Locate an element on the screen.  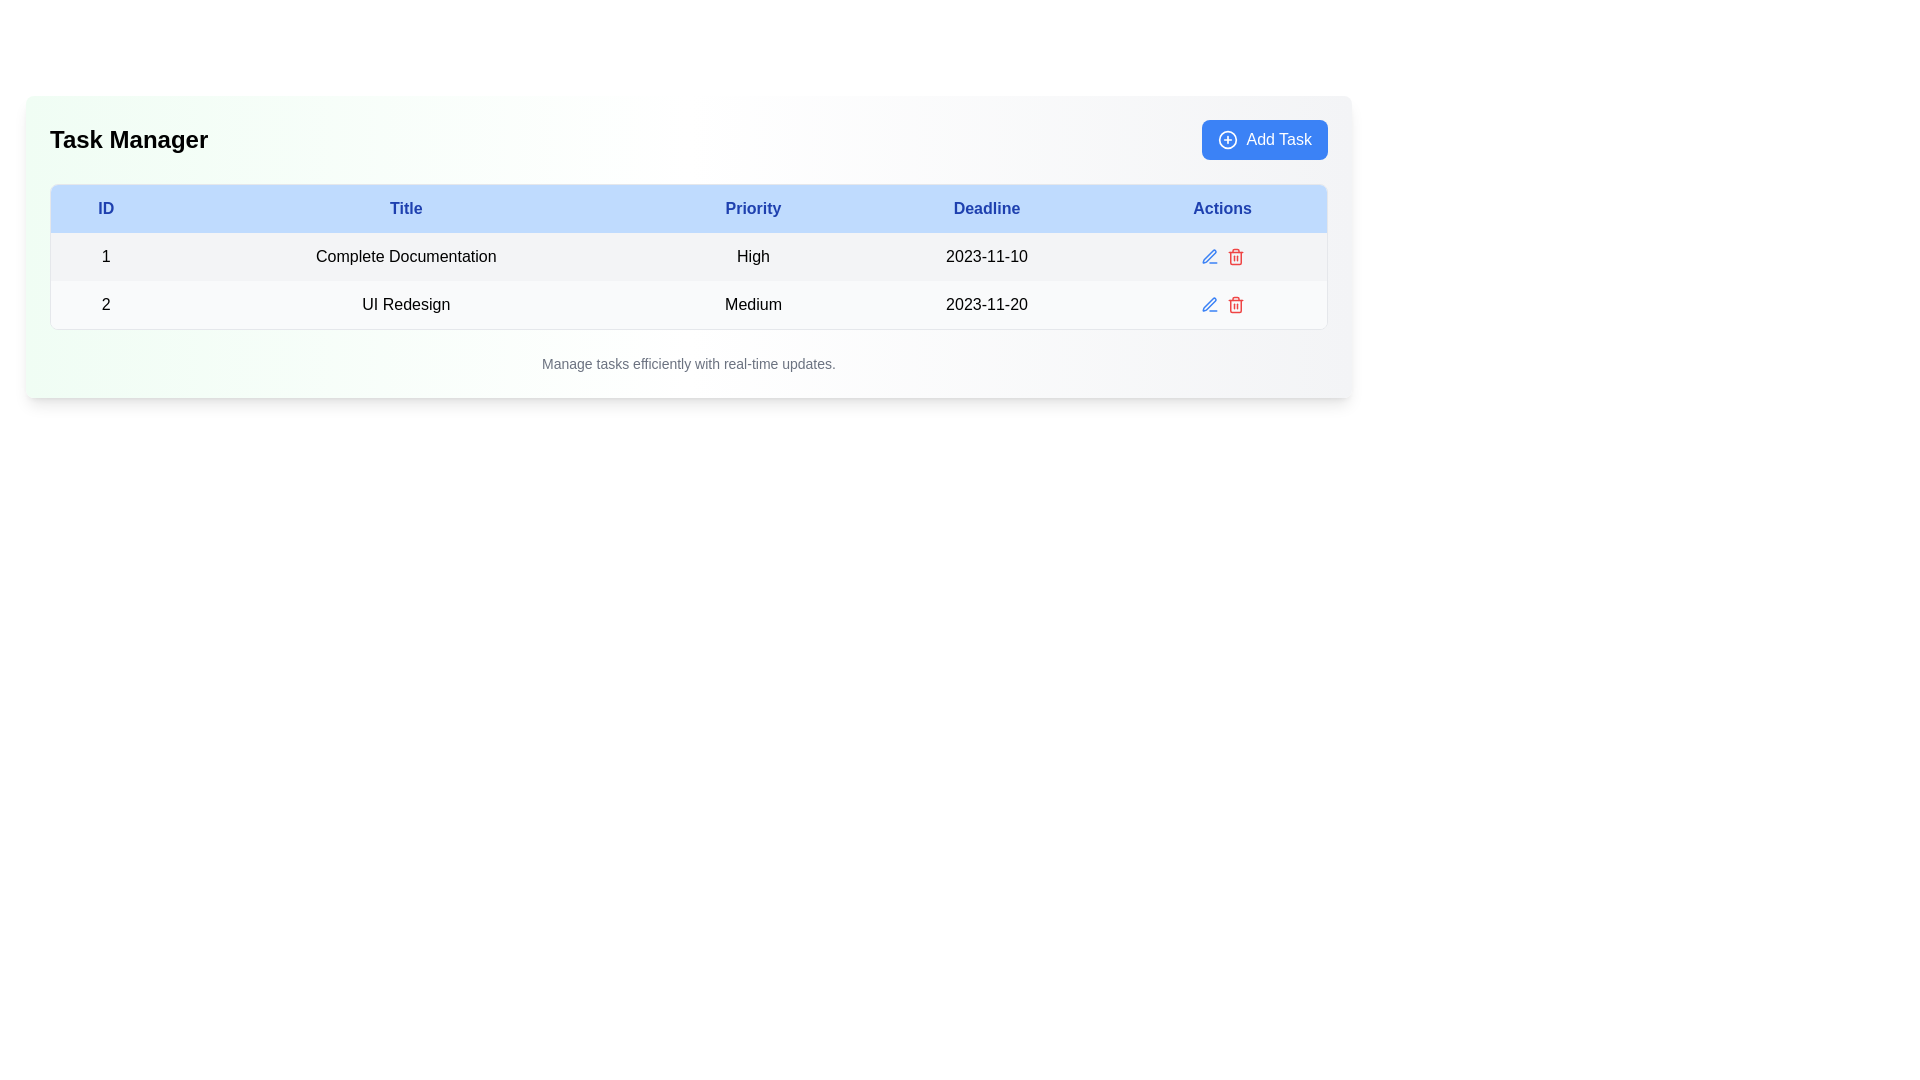
the Text label column header, which indicates unique identifiers for entries in the table and is positioned in the top-left corner of the table header row is located at coordinates (105, 208).